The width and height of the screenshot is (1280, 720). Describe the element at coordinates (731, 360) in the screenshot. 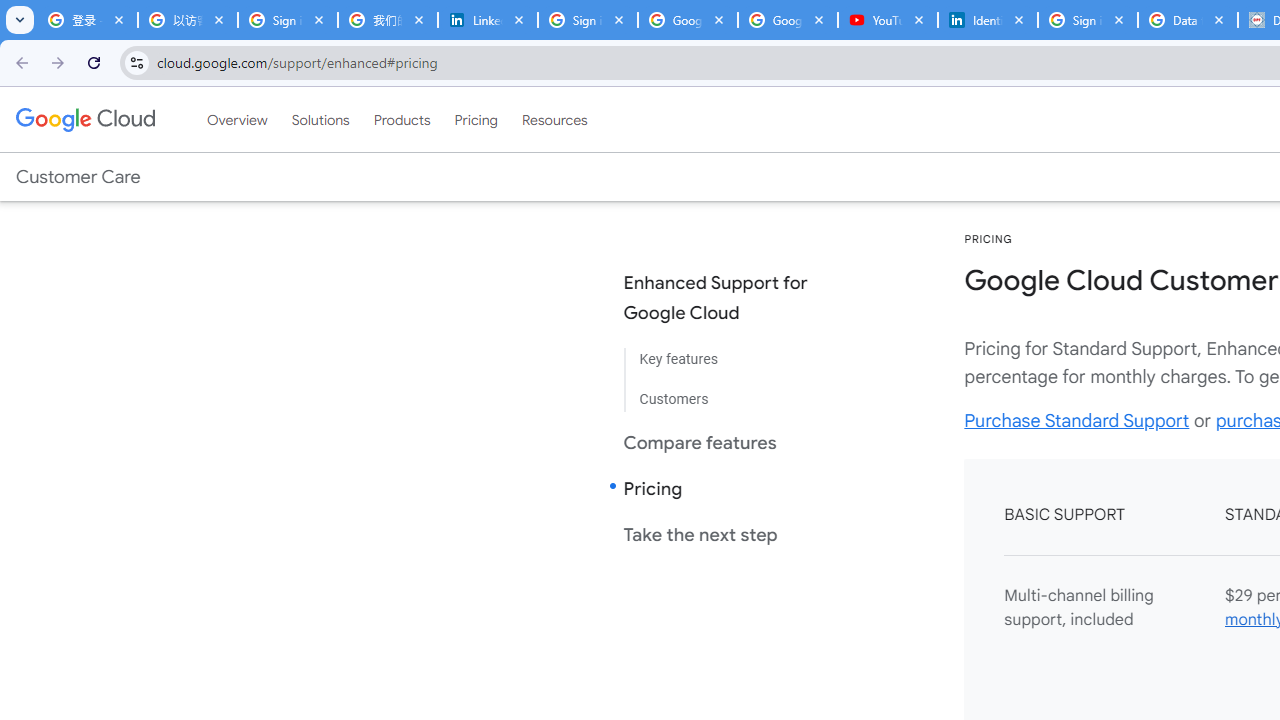

I see `'Key features'` at that location.